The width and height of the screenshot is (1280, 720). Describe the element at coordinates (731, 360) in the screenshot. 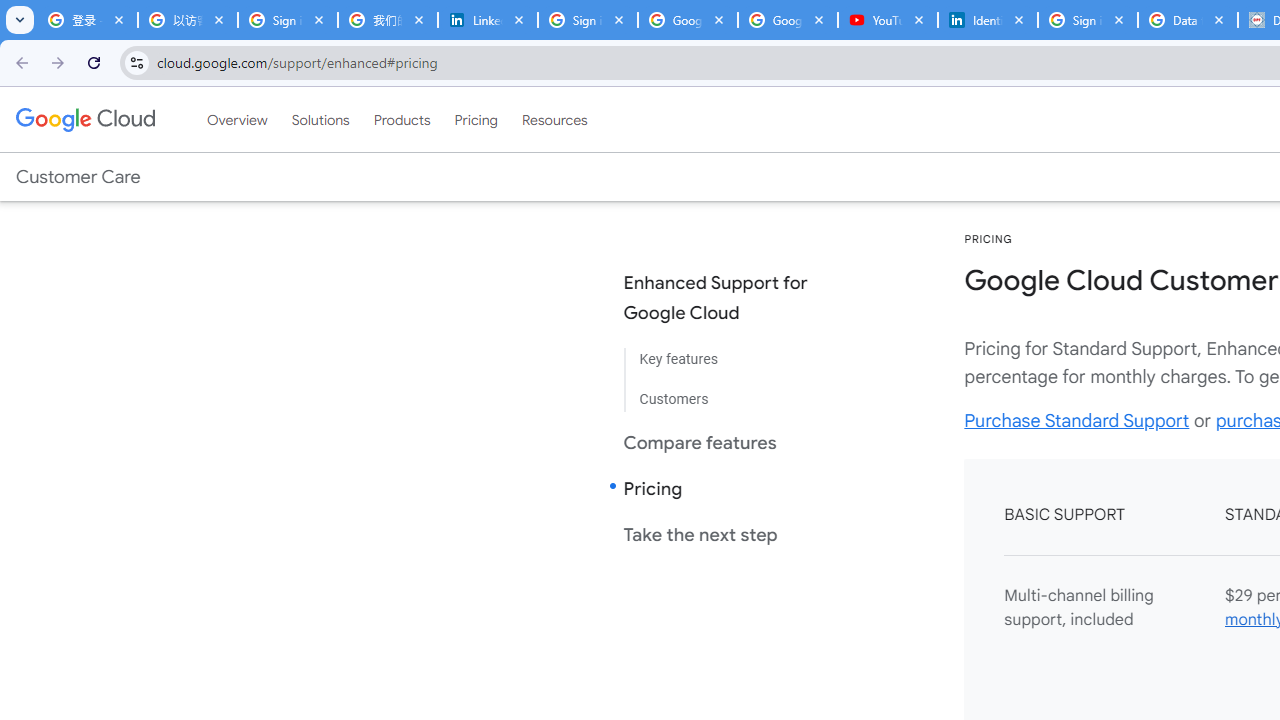

I see `'Key features'` at that location.